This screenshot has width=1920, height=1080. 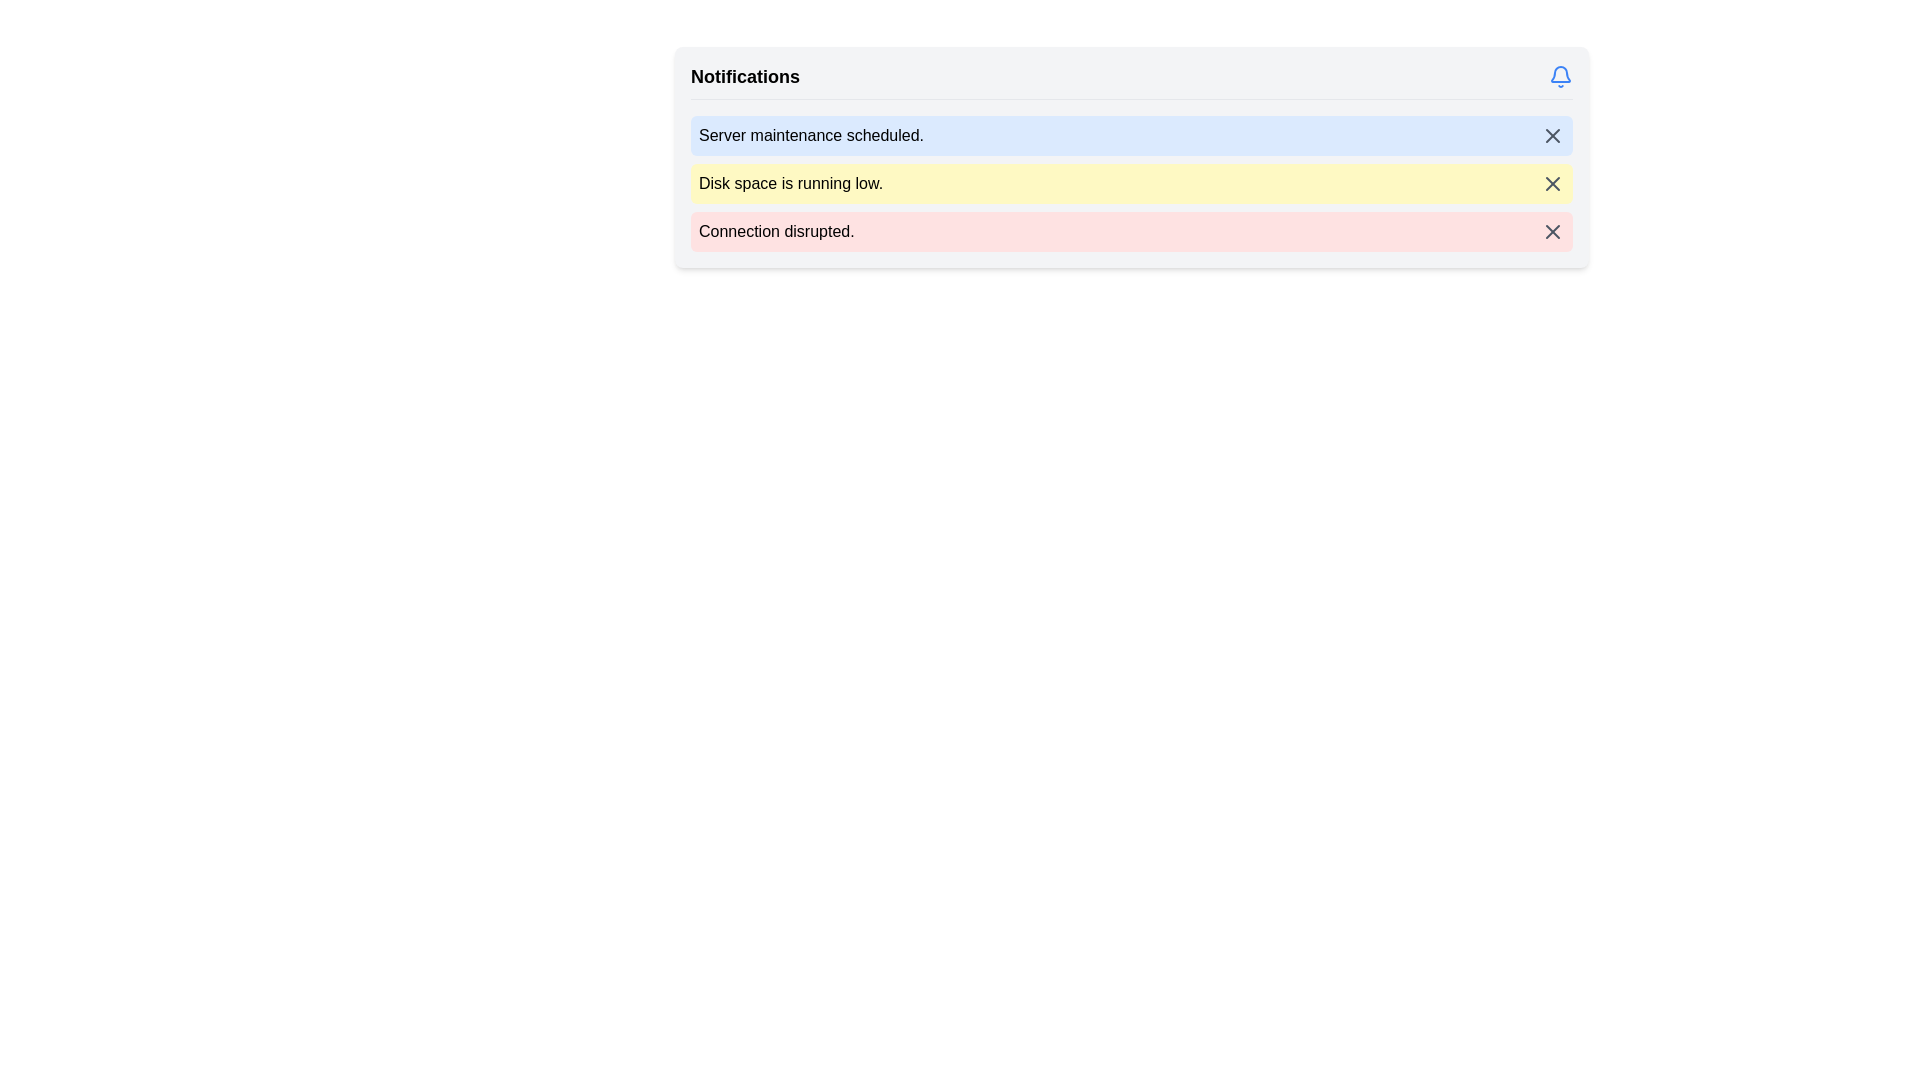 What do you see at coordinates (1552, 230) in the screenshot?
I see `the third item's close button represented by a gray 'X' icon in the notification center to observe its styling changes` at bounding box center [1552, 230].